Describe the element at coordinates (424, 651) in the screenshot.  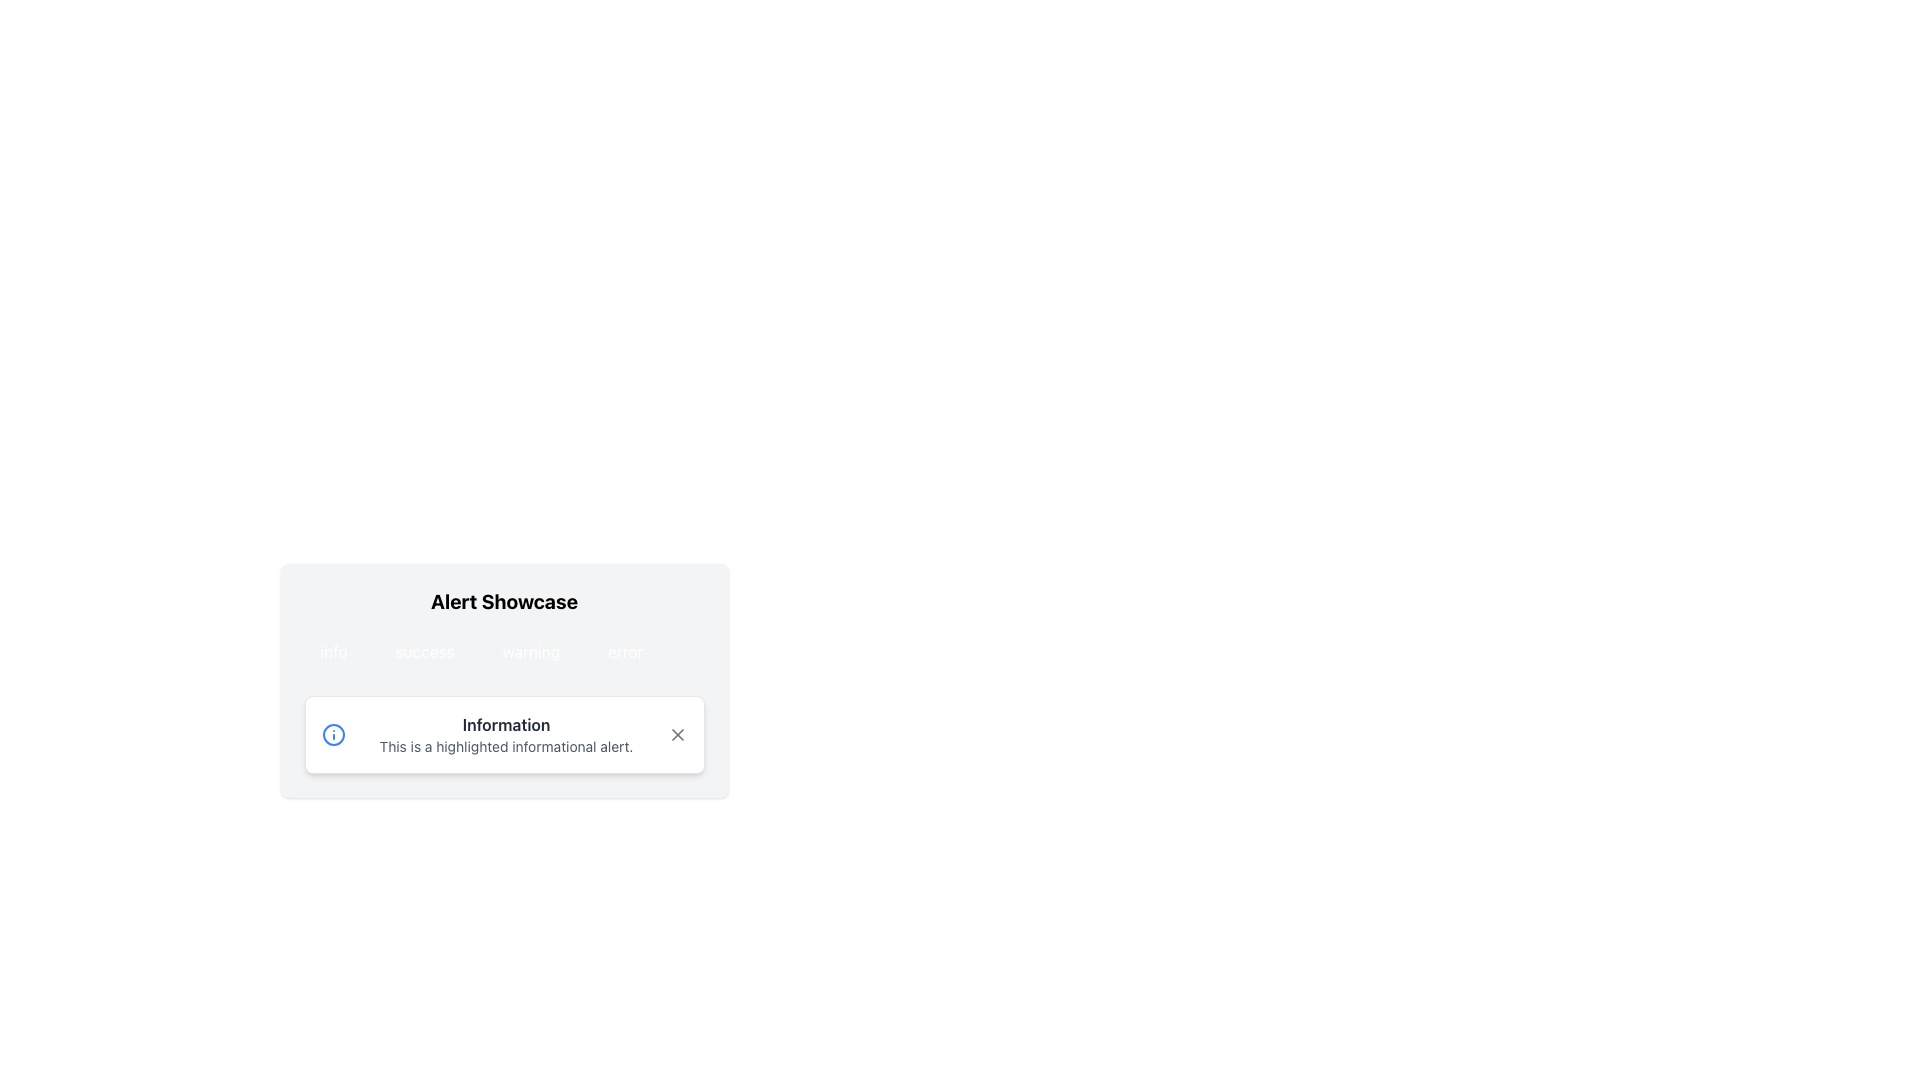
I see `the success-themed button located below the 'Alert Showcase' section` at that location.